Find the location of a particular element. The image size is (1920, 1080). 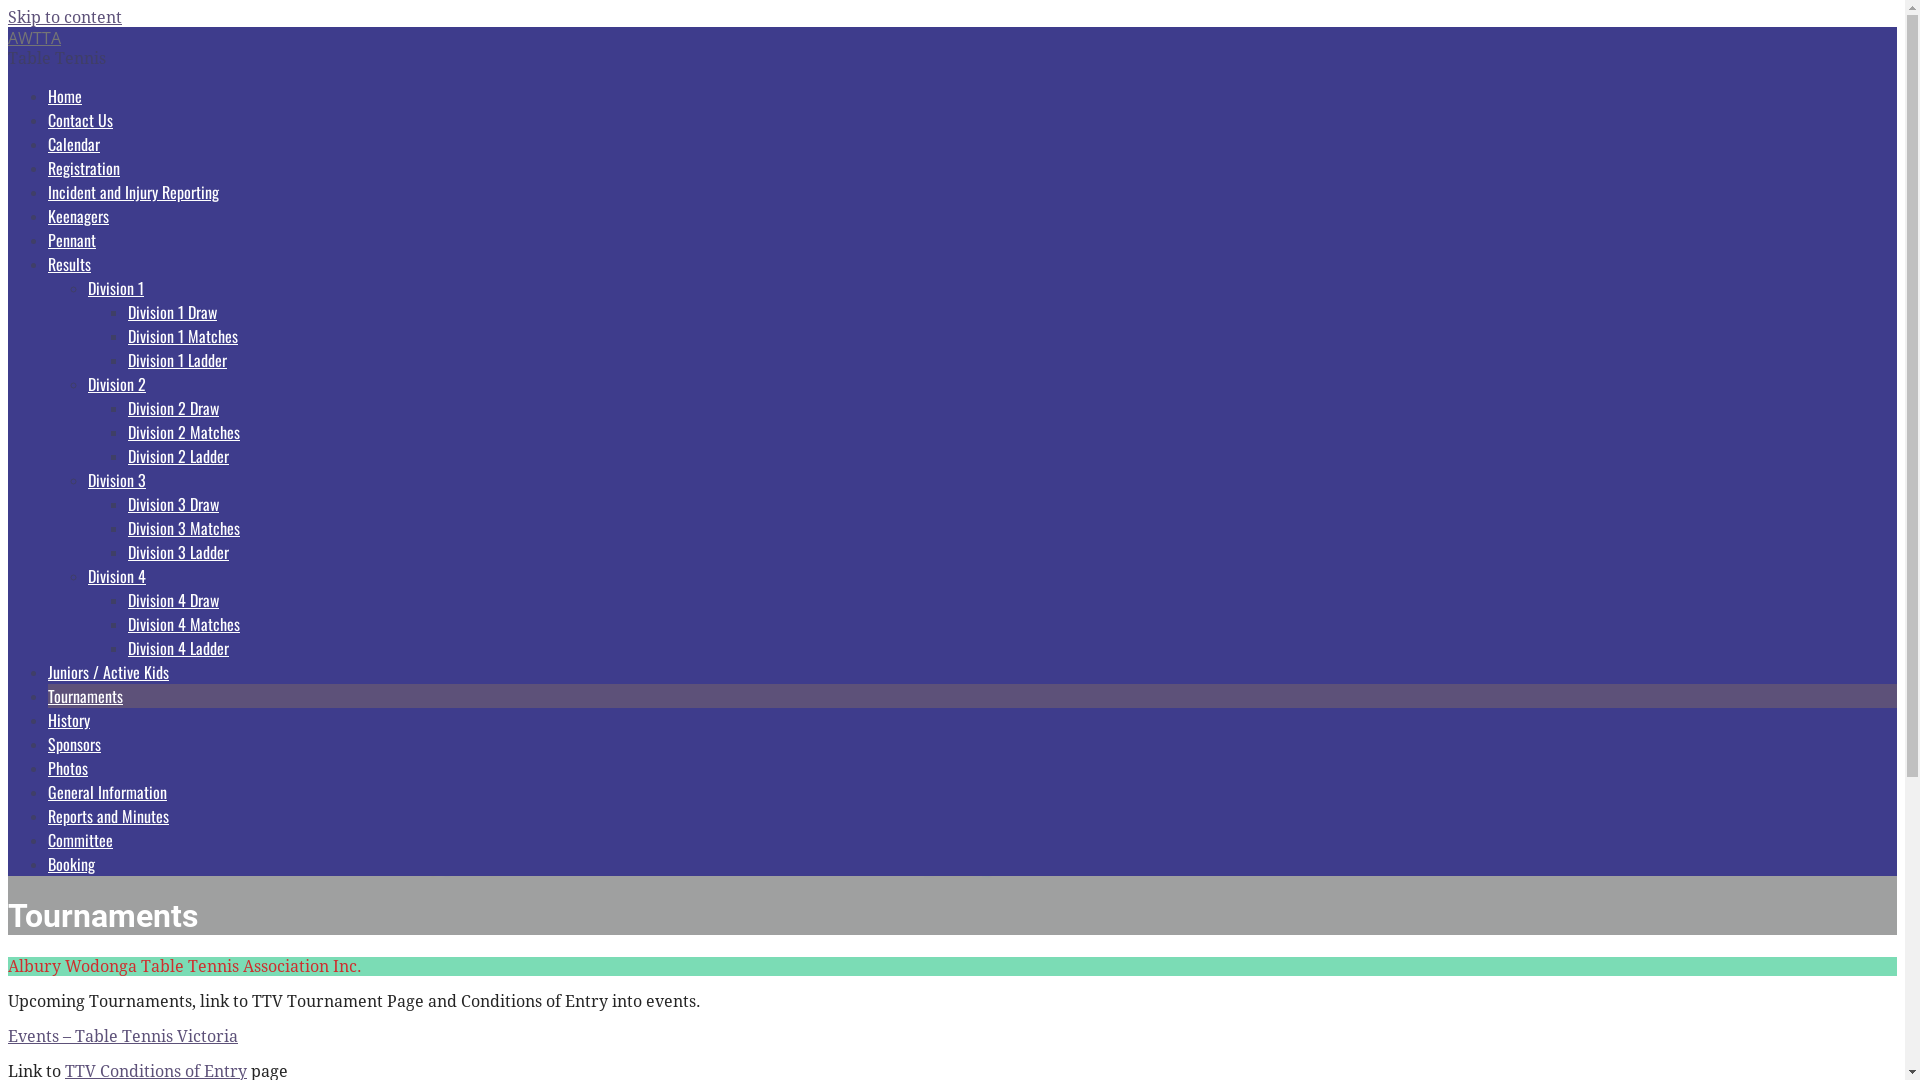

'Pennant' is located at coordinates (72, 238).